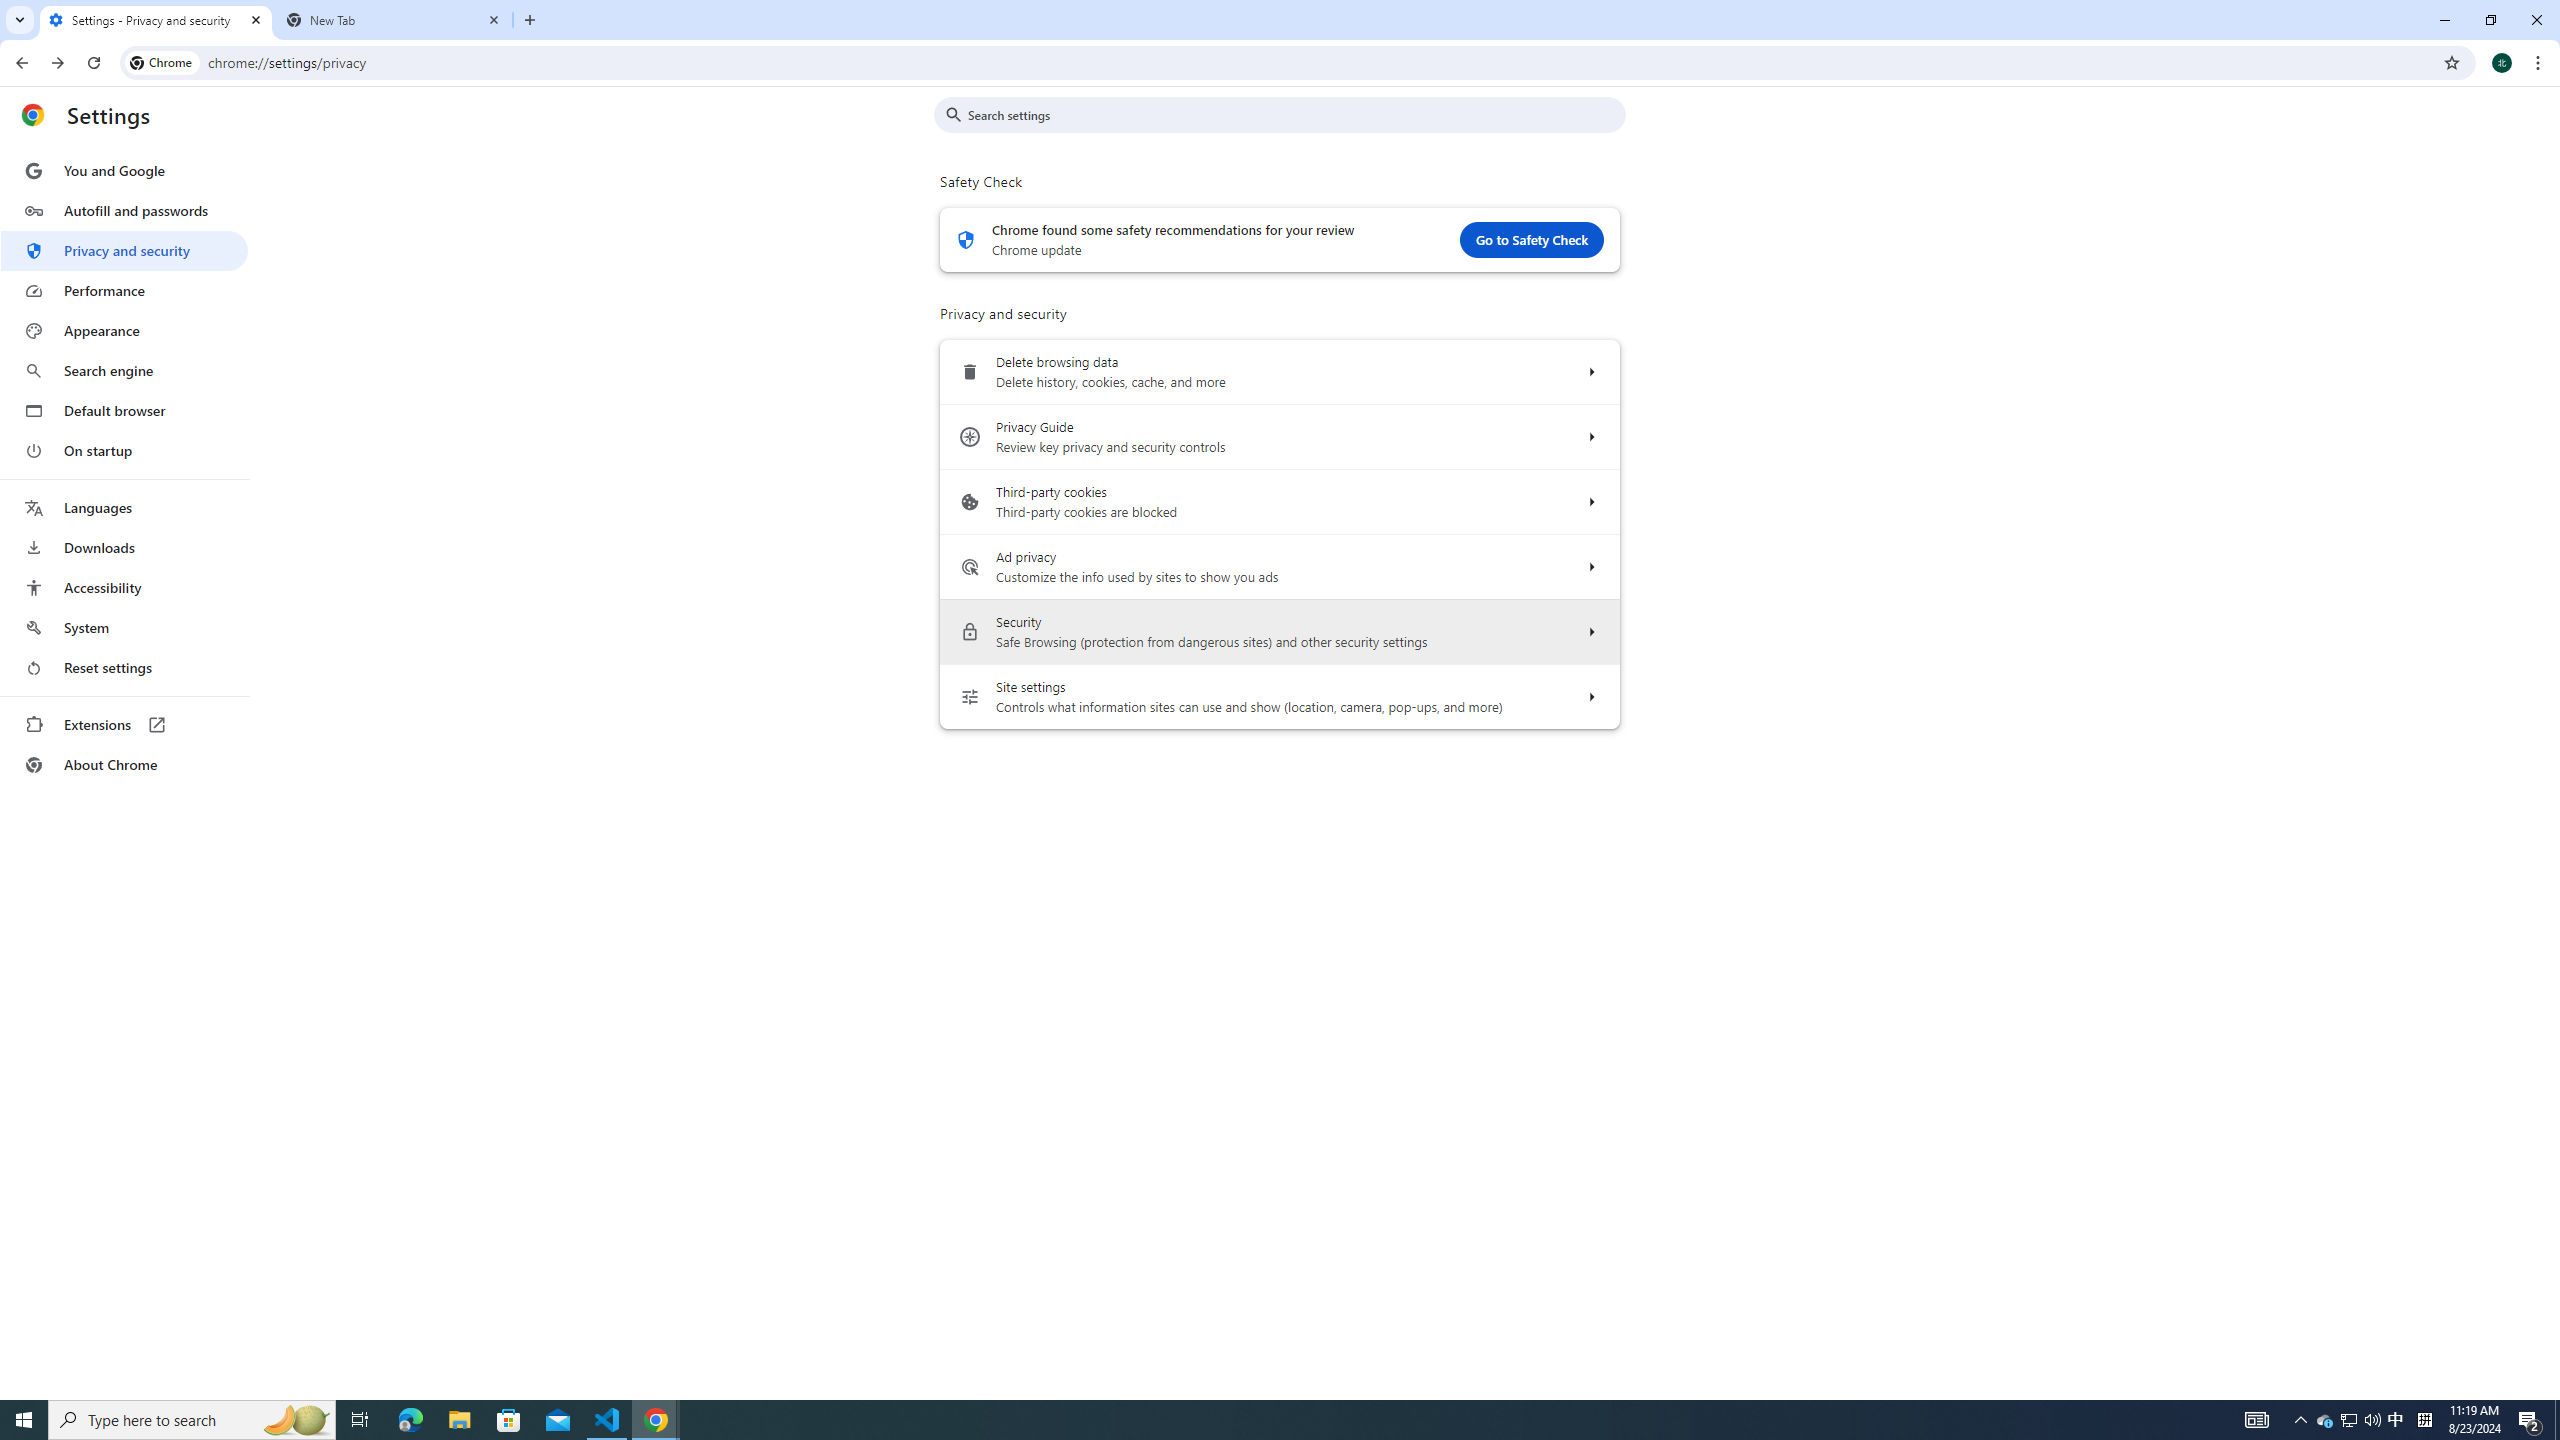 The width and height of the screenshot is (2560, 1440). Describe the element at coordinates (123, 724) in the screenshot. I see `'Extensions'` at that location.